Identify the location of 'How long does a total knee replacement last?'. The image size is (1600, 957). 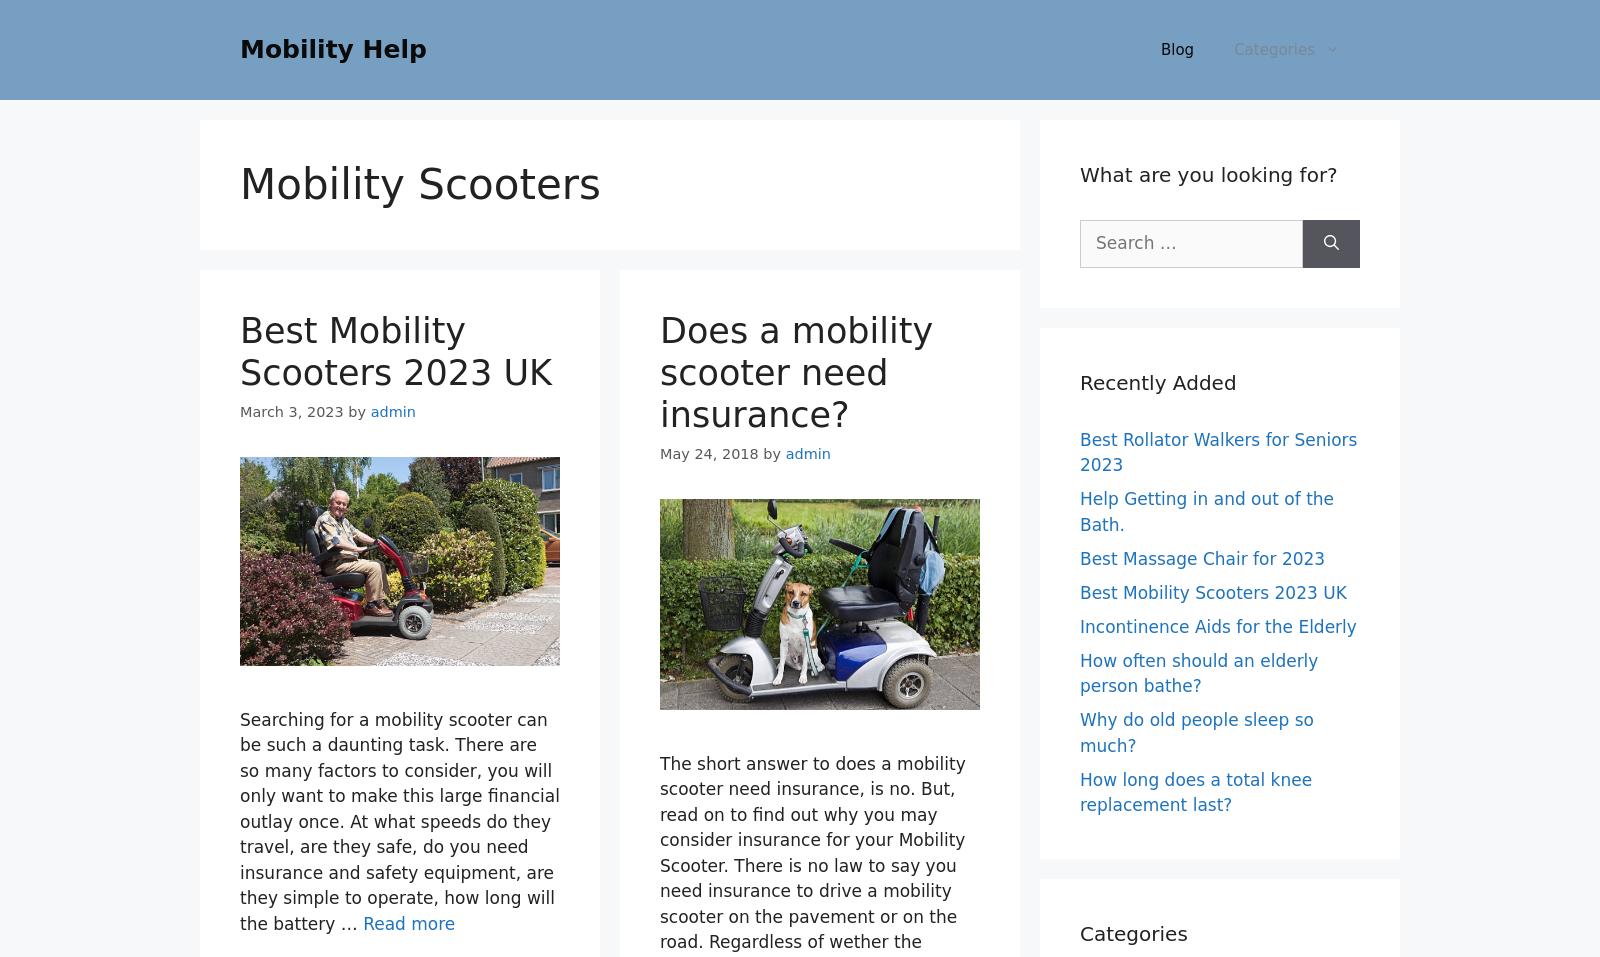
(1196, 791).